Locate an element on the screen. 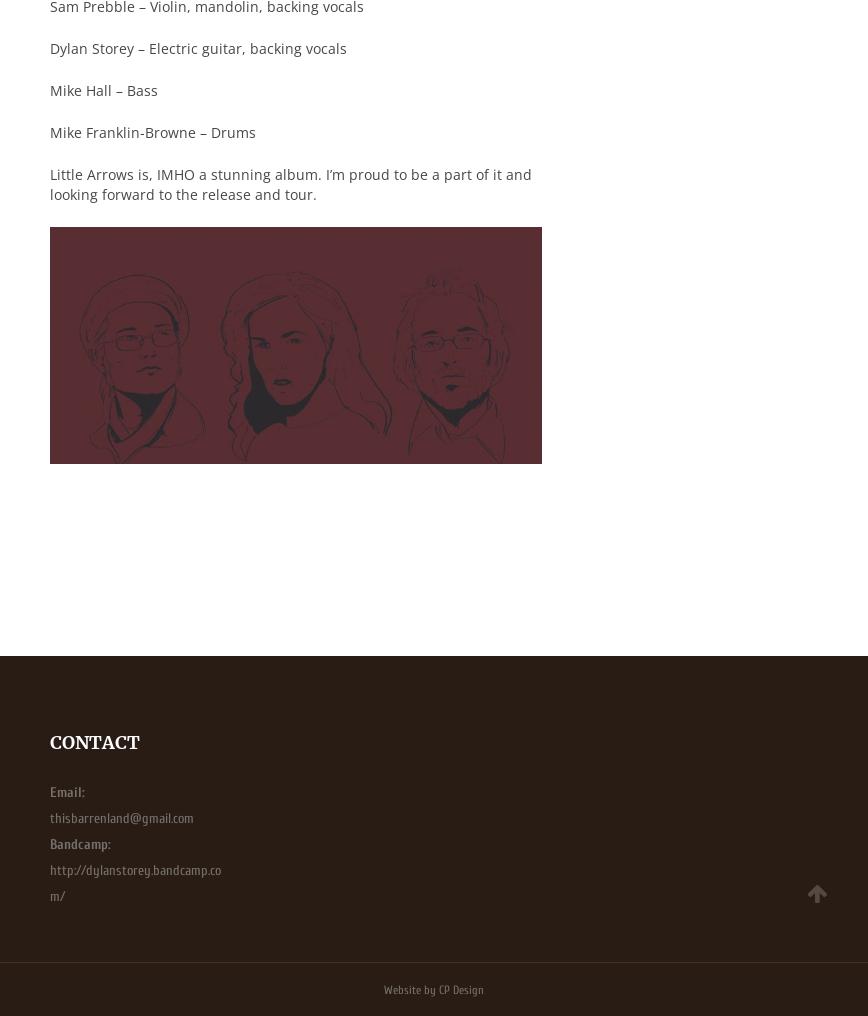  'Website by' is located at coordinates (411, 988).